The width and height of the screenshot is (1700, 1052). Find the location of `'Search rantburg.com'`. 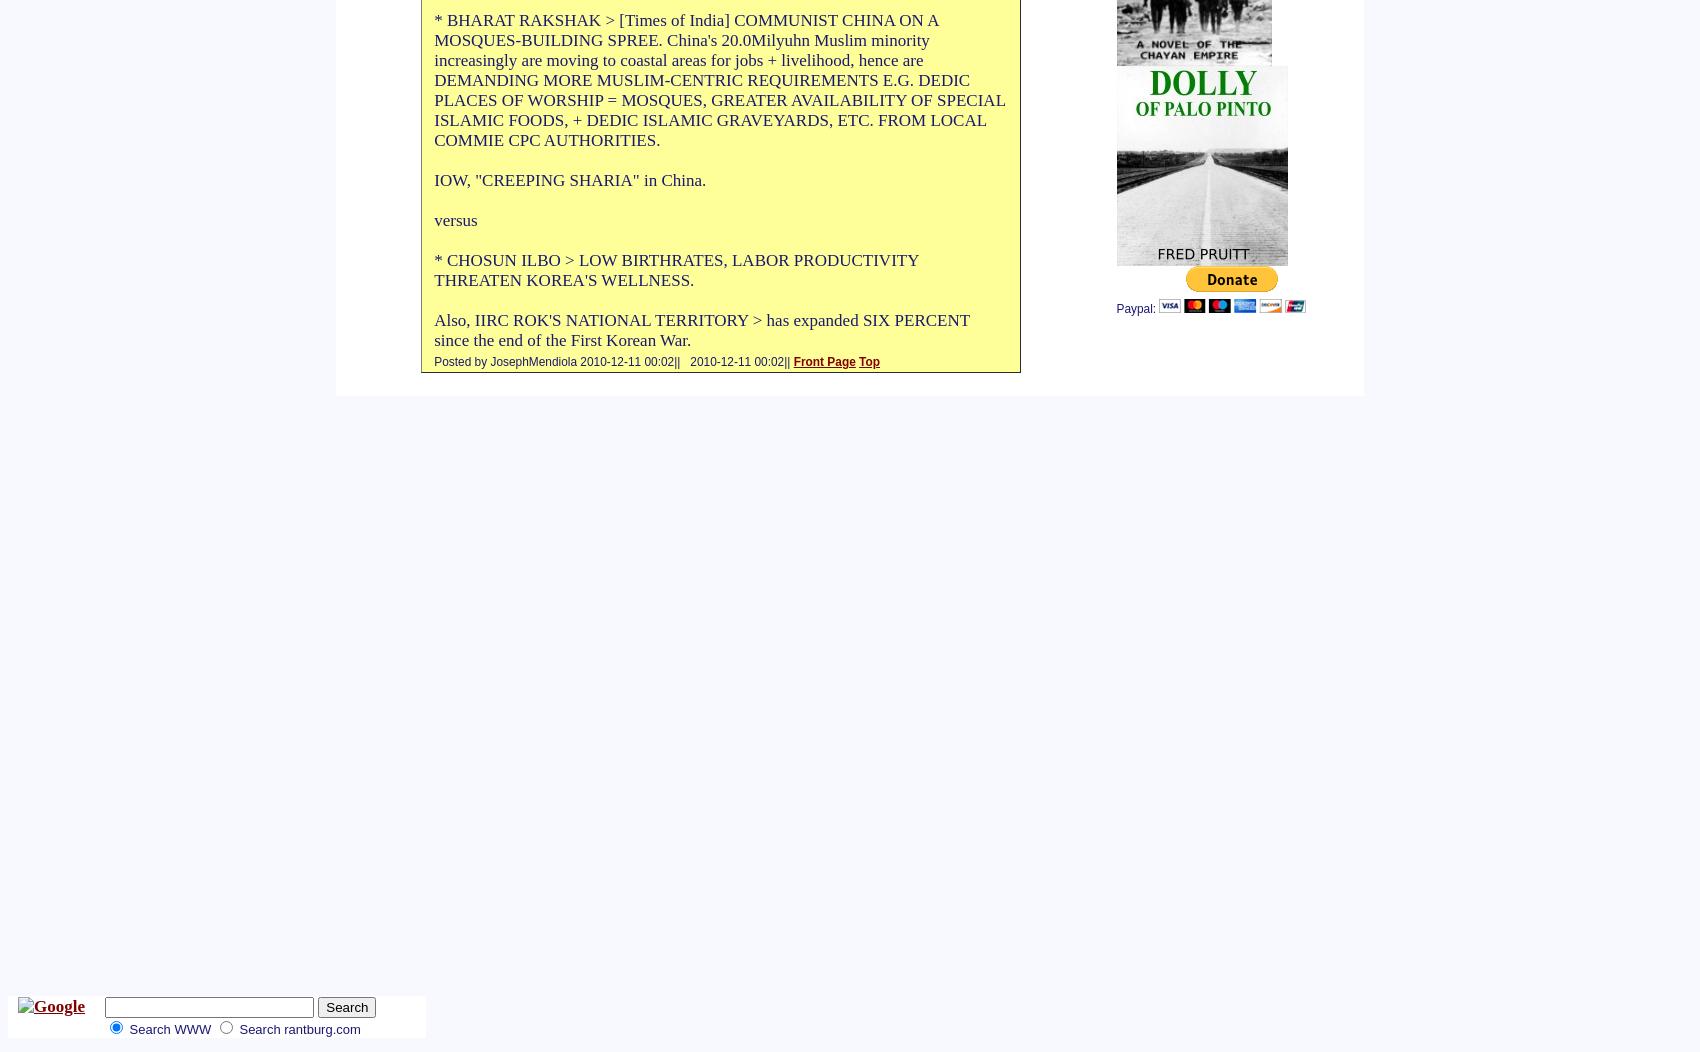

'Search rantburg.com' is located at coordinates (297, 1028).